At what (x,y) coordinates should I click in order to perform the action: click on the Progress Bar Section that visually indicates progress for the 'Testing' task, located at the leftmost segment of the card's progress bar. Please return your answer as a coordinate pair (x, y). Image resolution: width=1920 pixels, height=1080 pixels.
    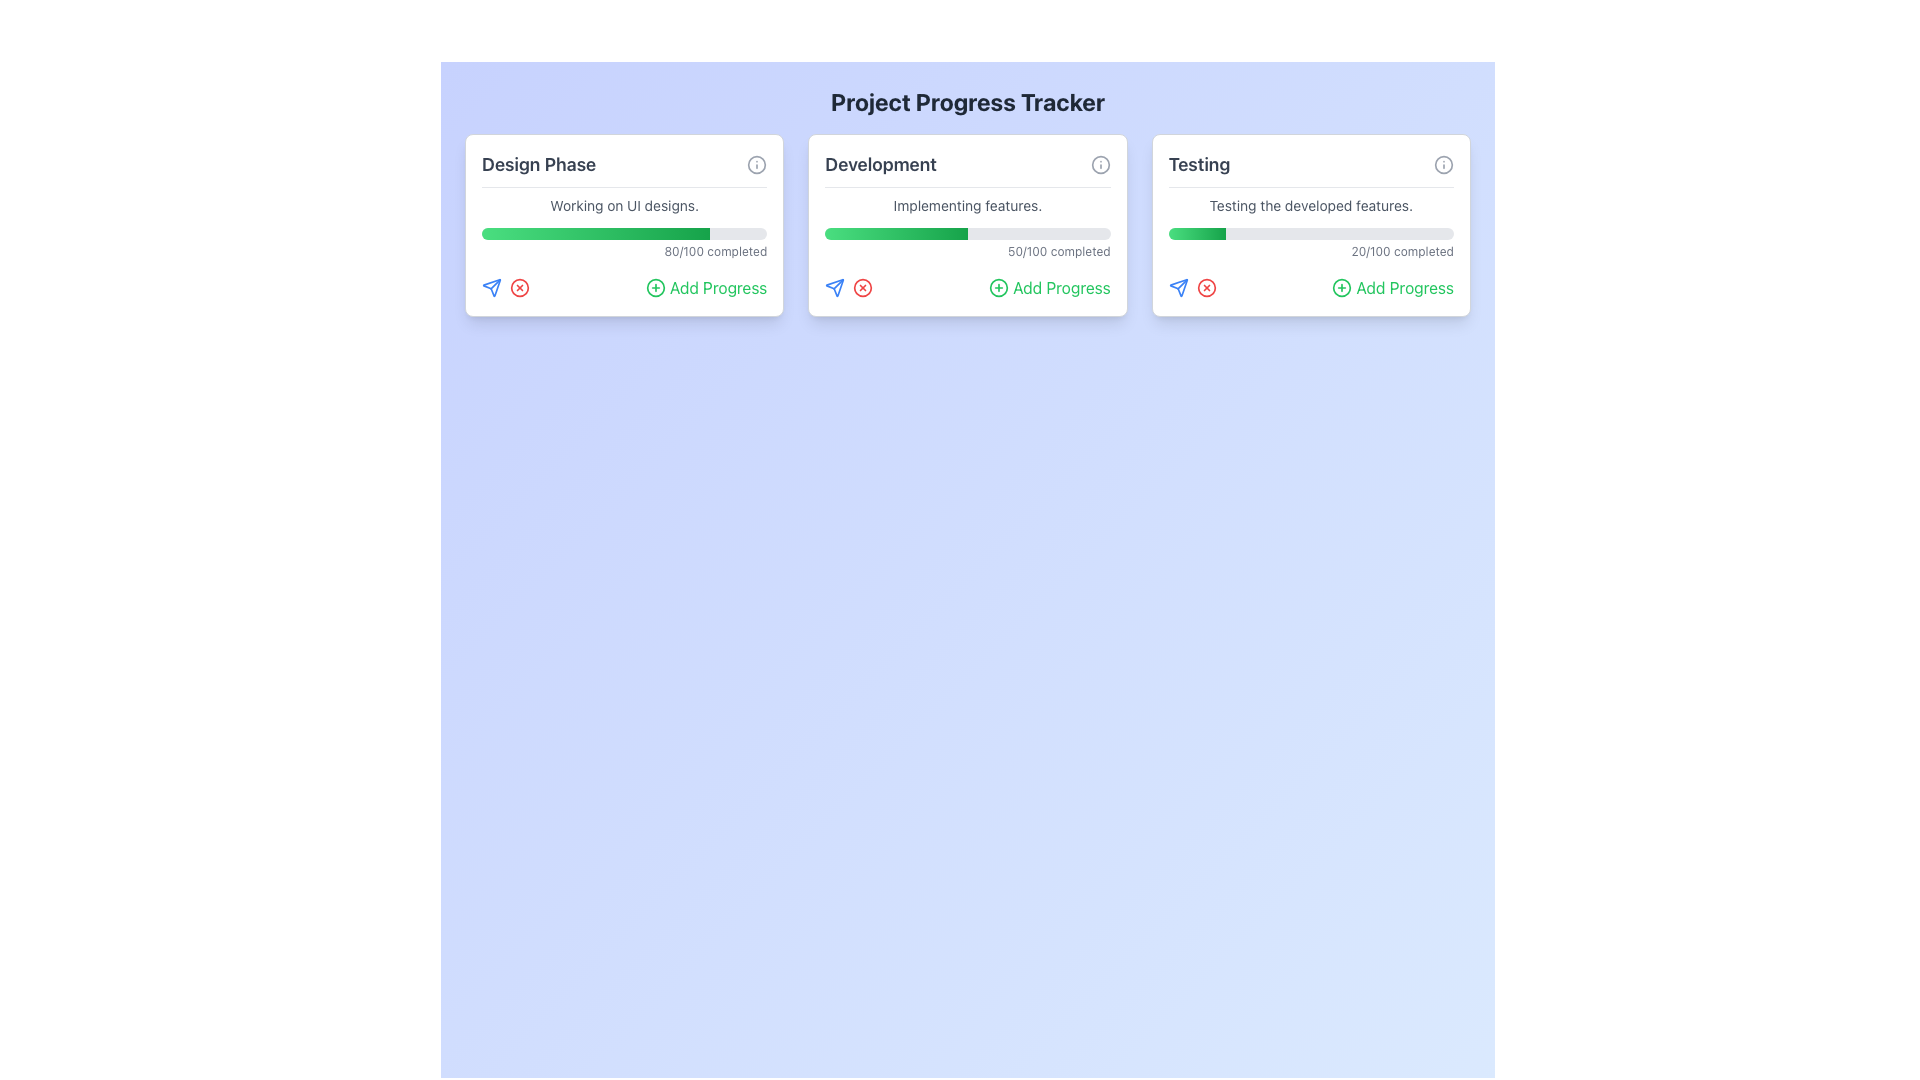
    Looking at the image, I should click on (1197, 233).